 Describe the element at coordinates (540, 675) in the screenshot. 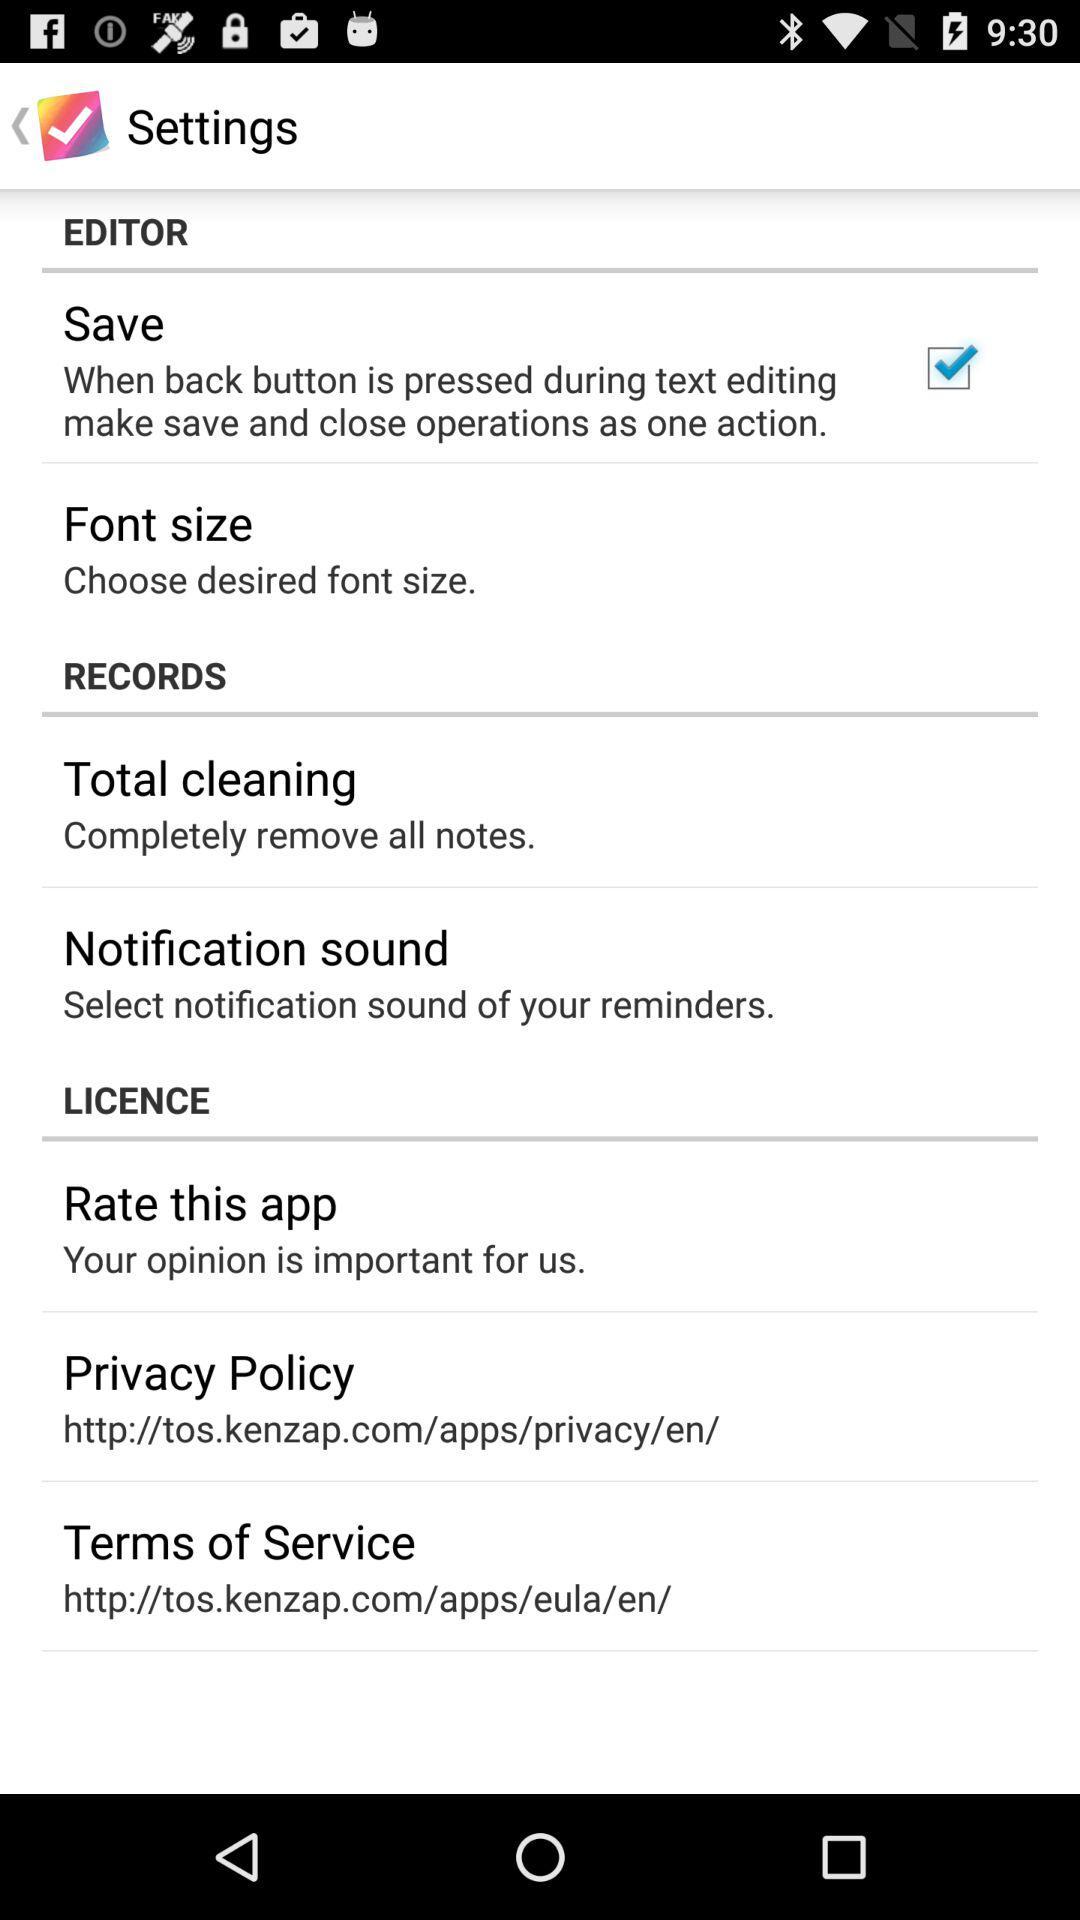

I see `records` at that location.